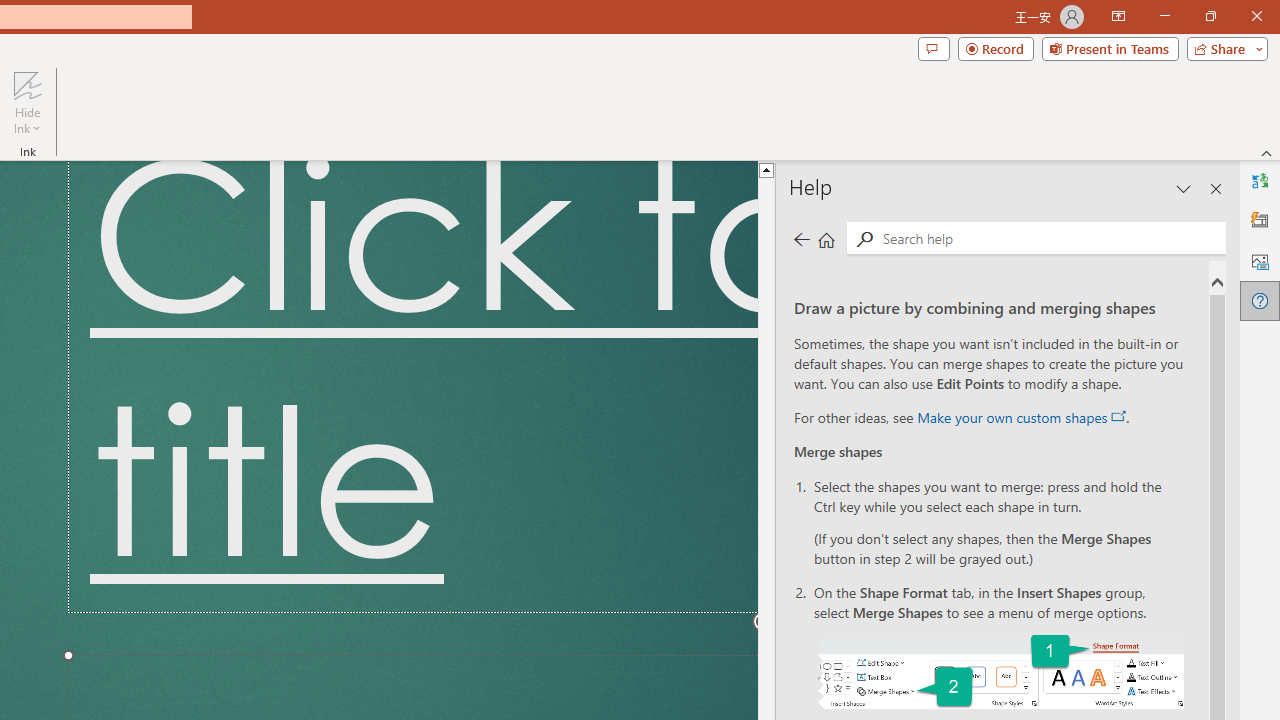 This screenshot has height=720, width=1280. I want to click on 'Previous page', so click(801, 238).